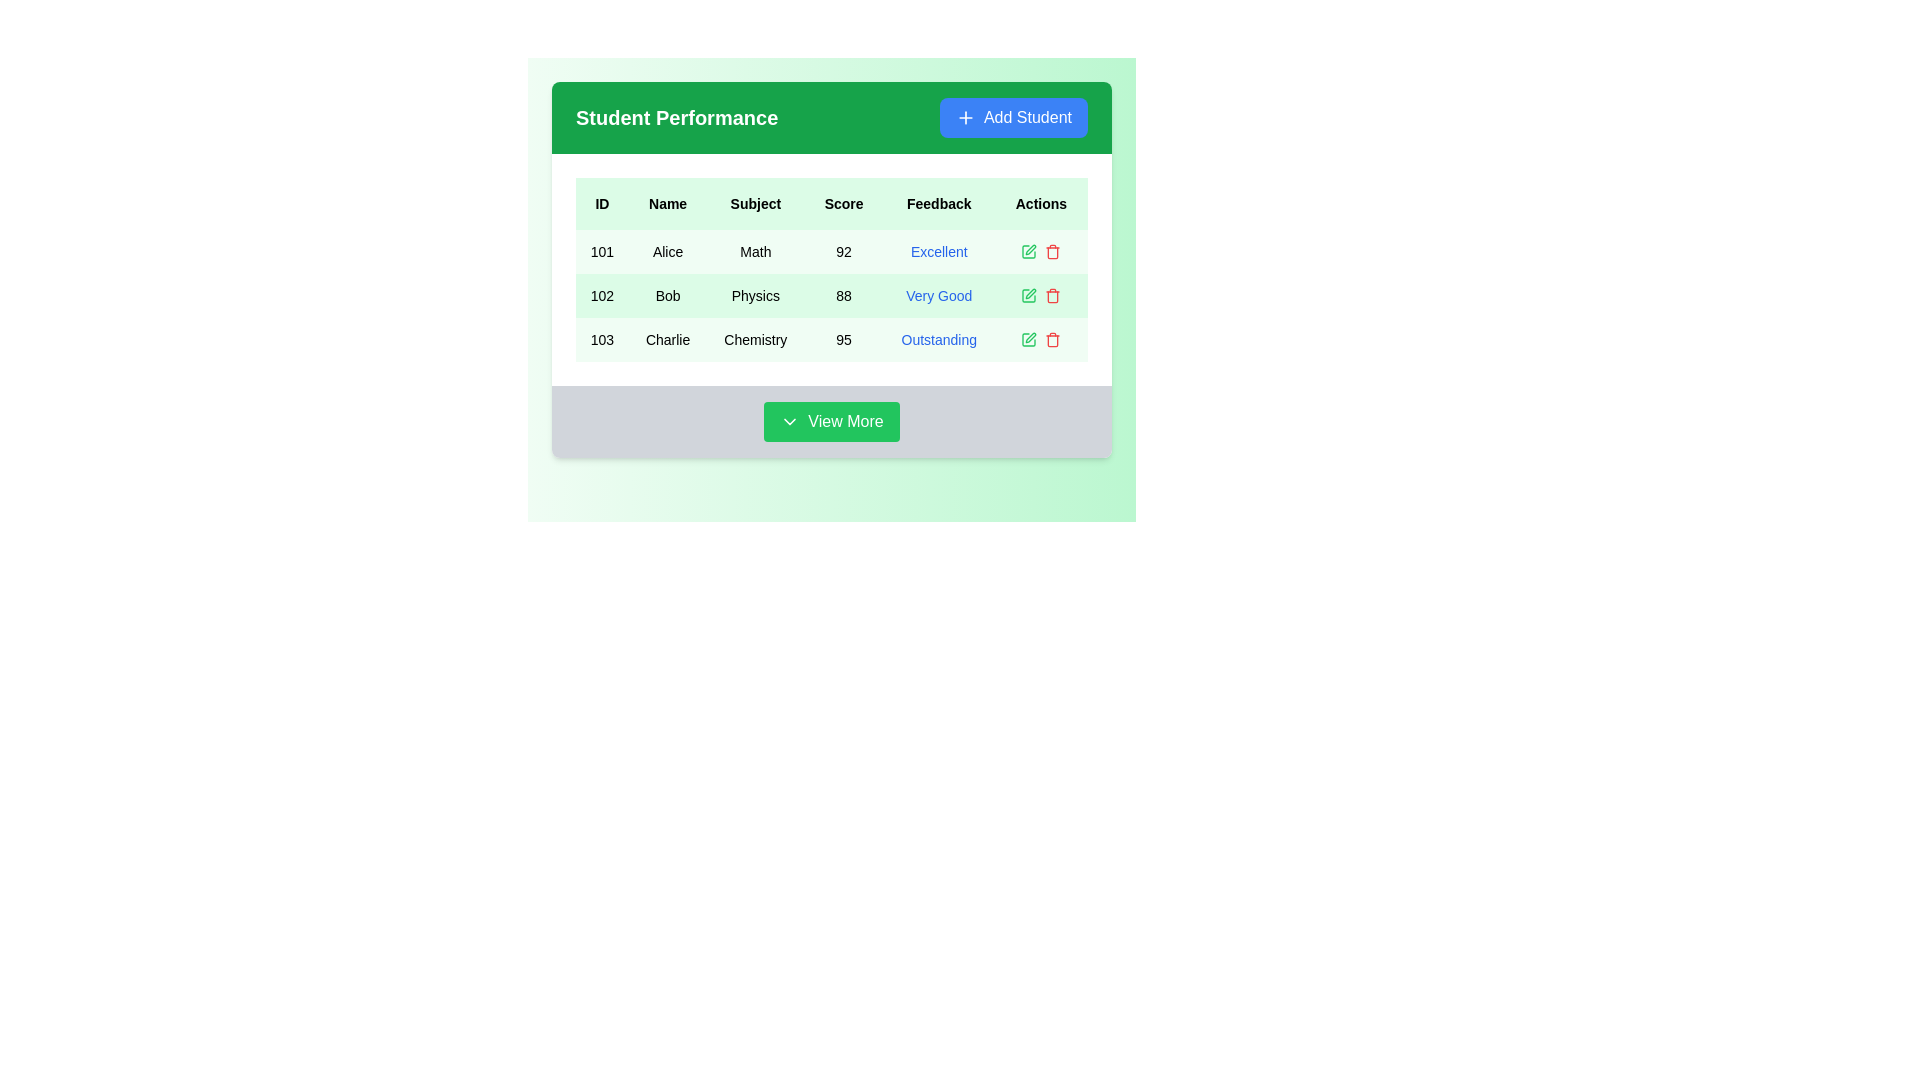 Image resolution: width=1920 pixels, height=1080 pixels. I want to click on the student records table, so click(831, 270).